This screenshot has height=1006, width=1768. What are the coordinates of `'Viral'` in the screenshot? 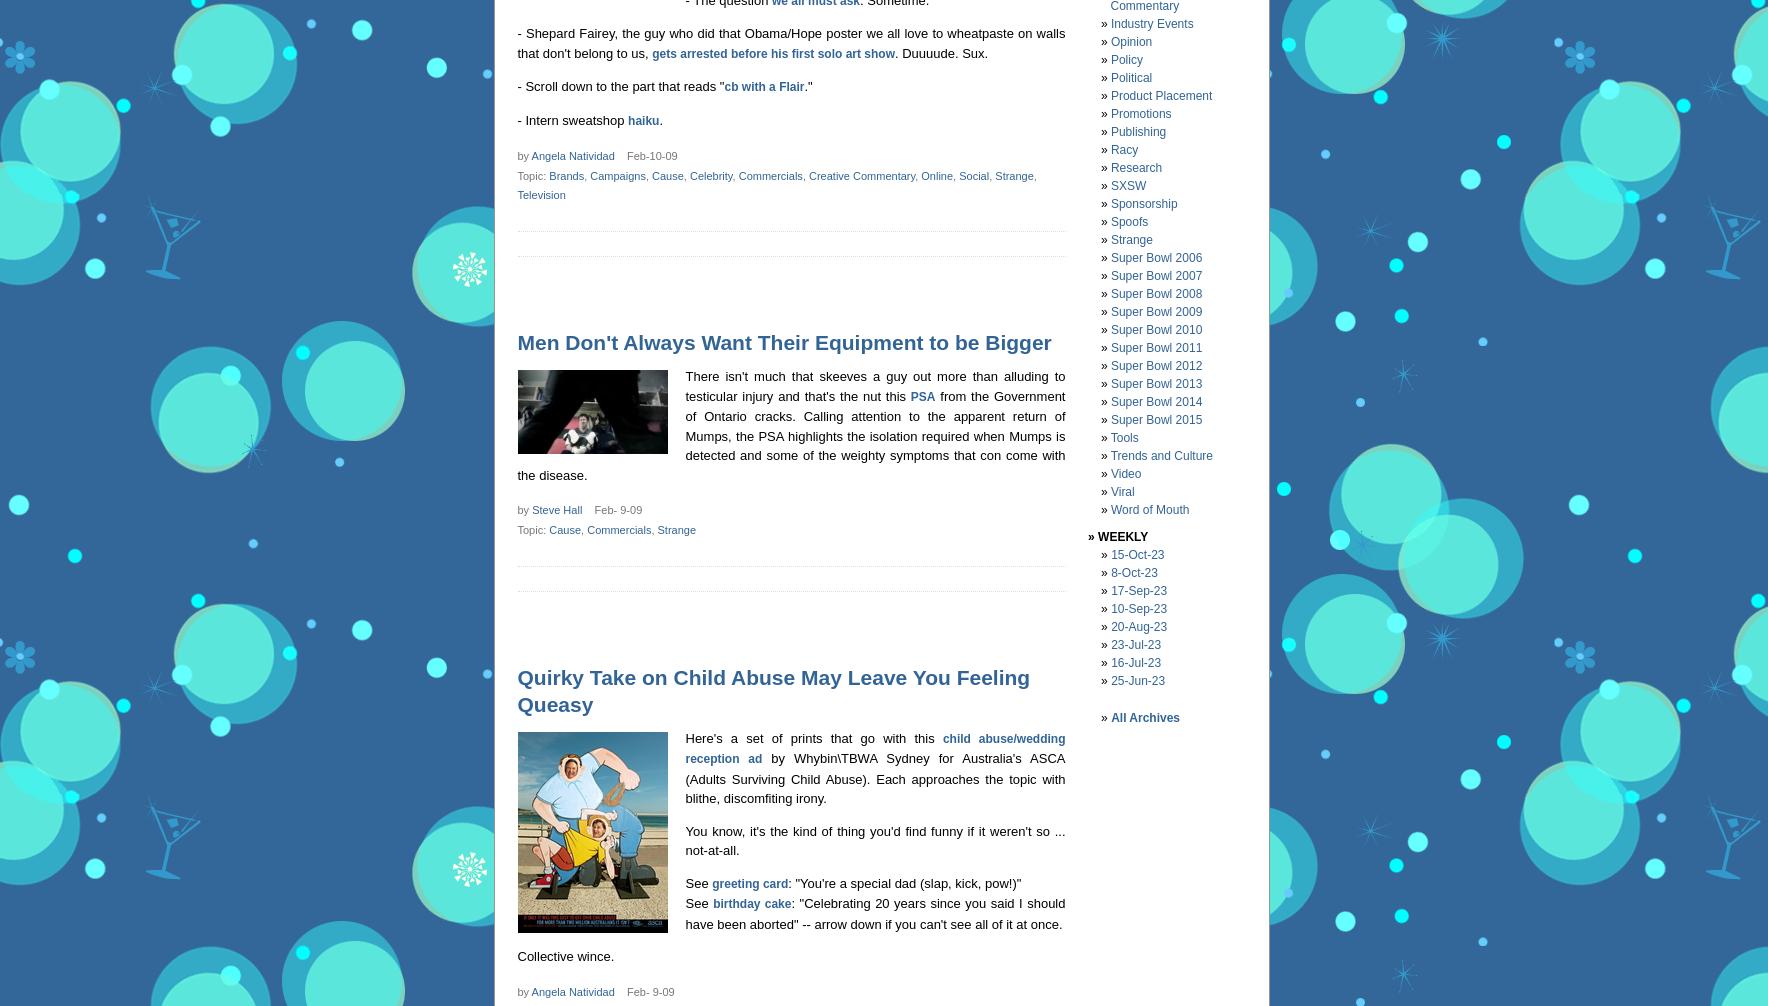 It's located at (1109, 490).